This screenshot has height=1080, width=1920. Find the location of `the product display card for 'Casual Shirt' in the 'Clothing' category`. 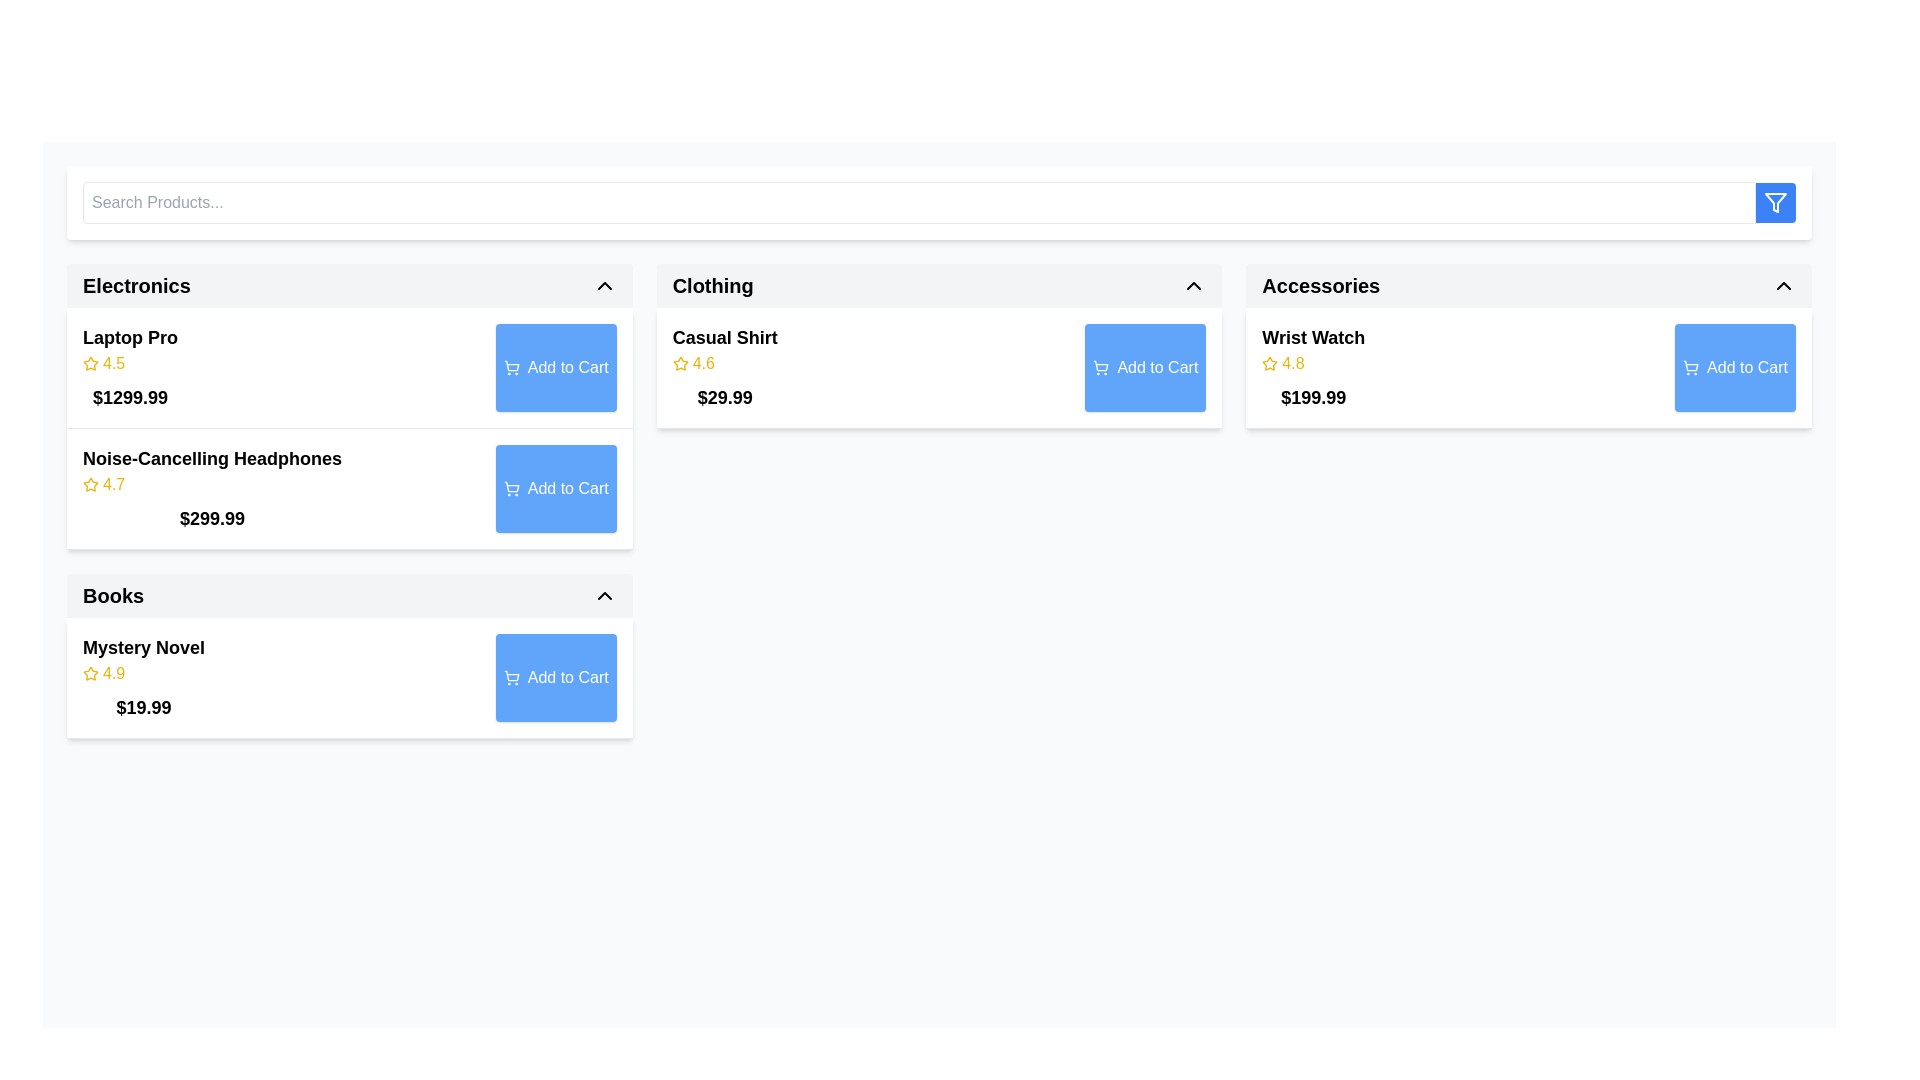

the product display card for 'Casual Shirt' in the 'Clothing' category is located at coordinates (938, 406).